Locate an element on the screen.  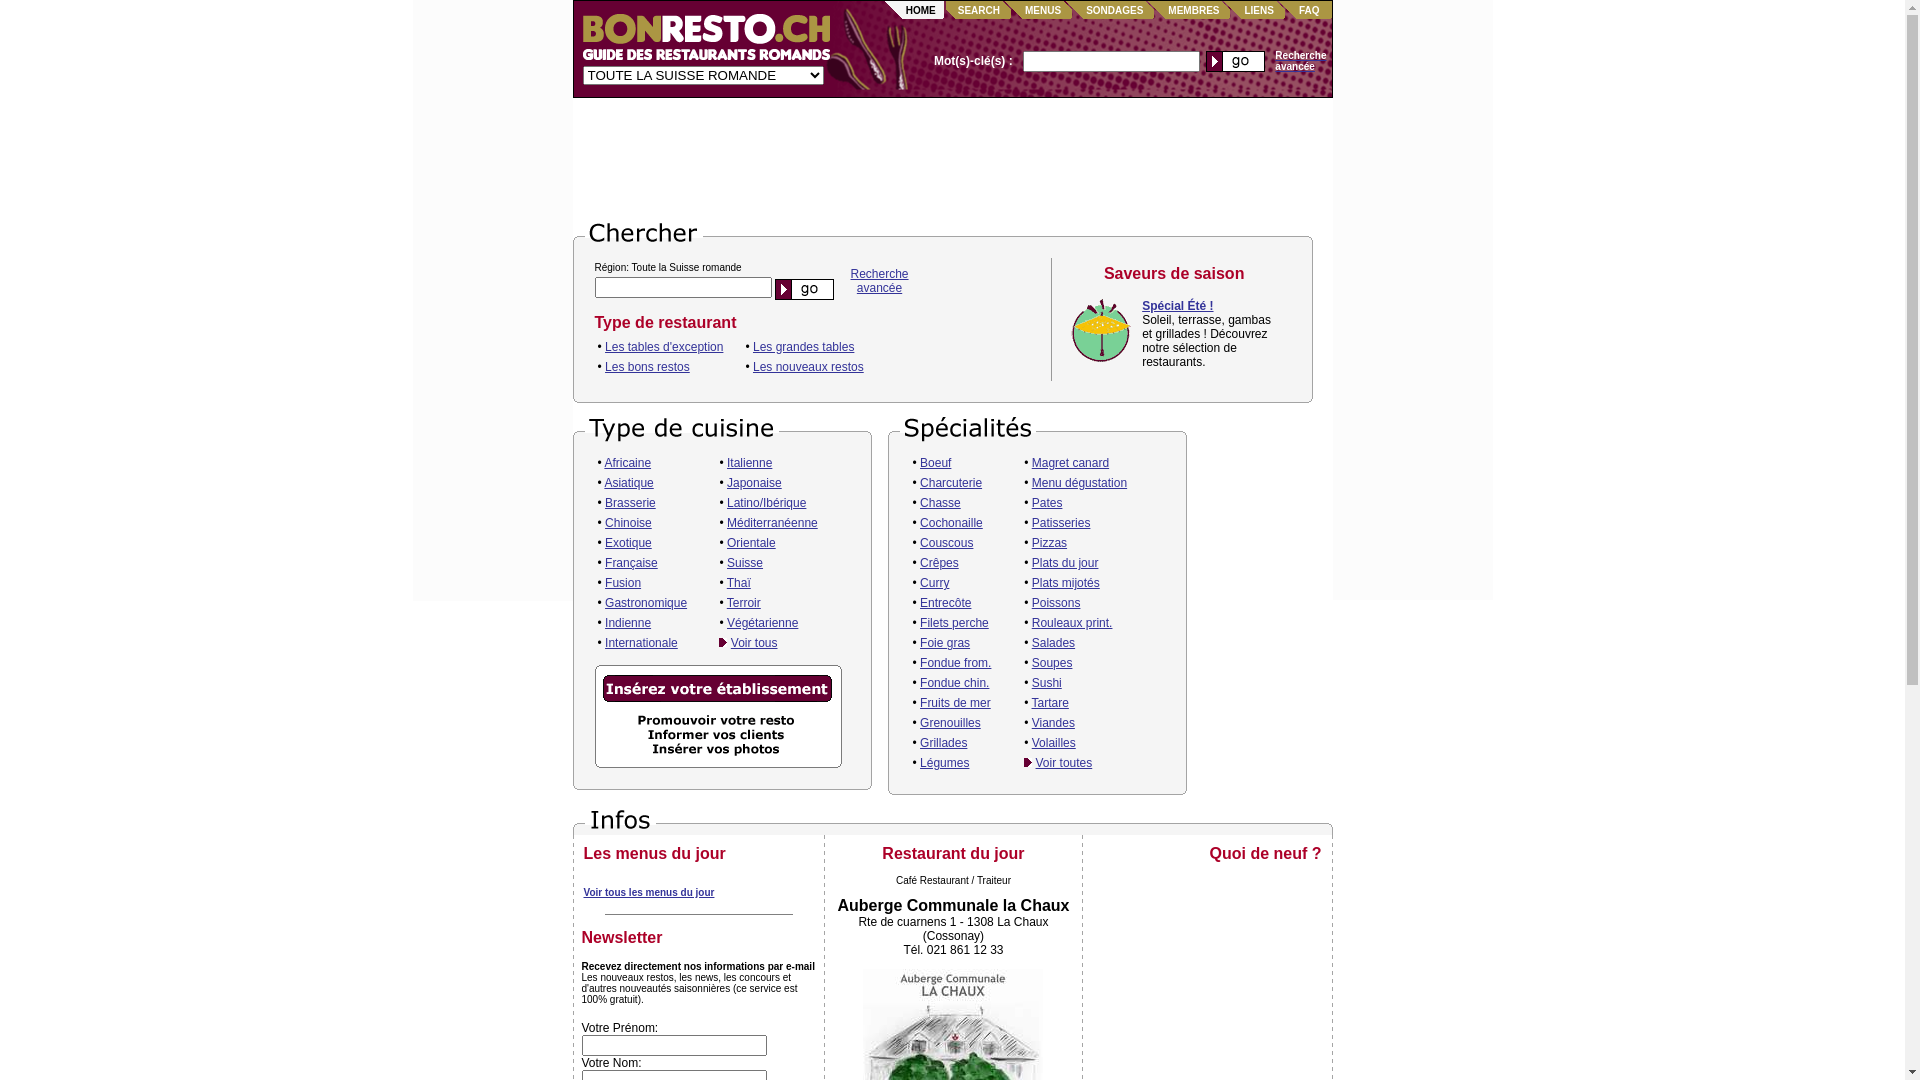
'Fondue chin.' is located at coordinates (953, 681).